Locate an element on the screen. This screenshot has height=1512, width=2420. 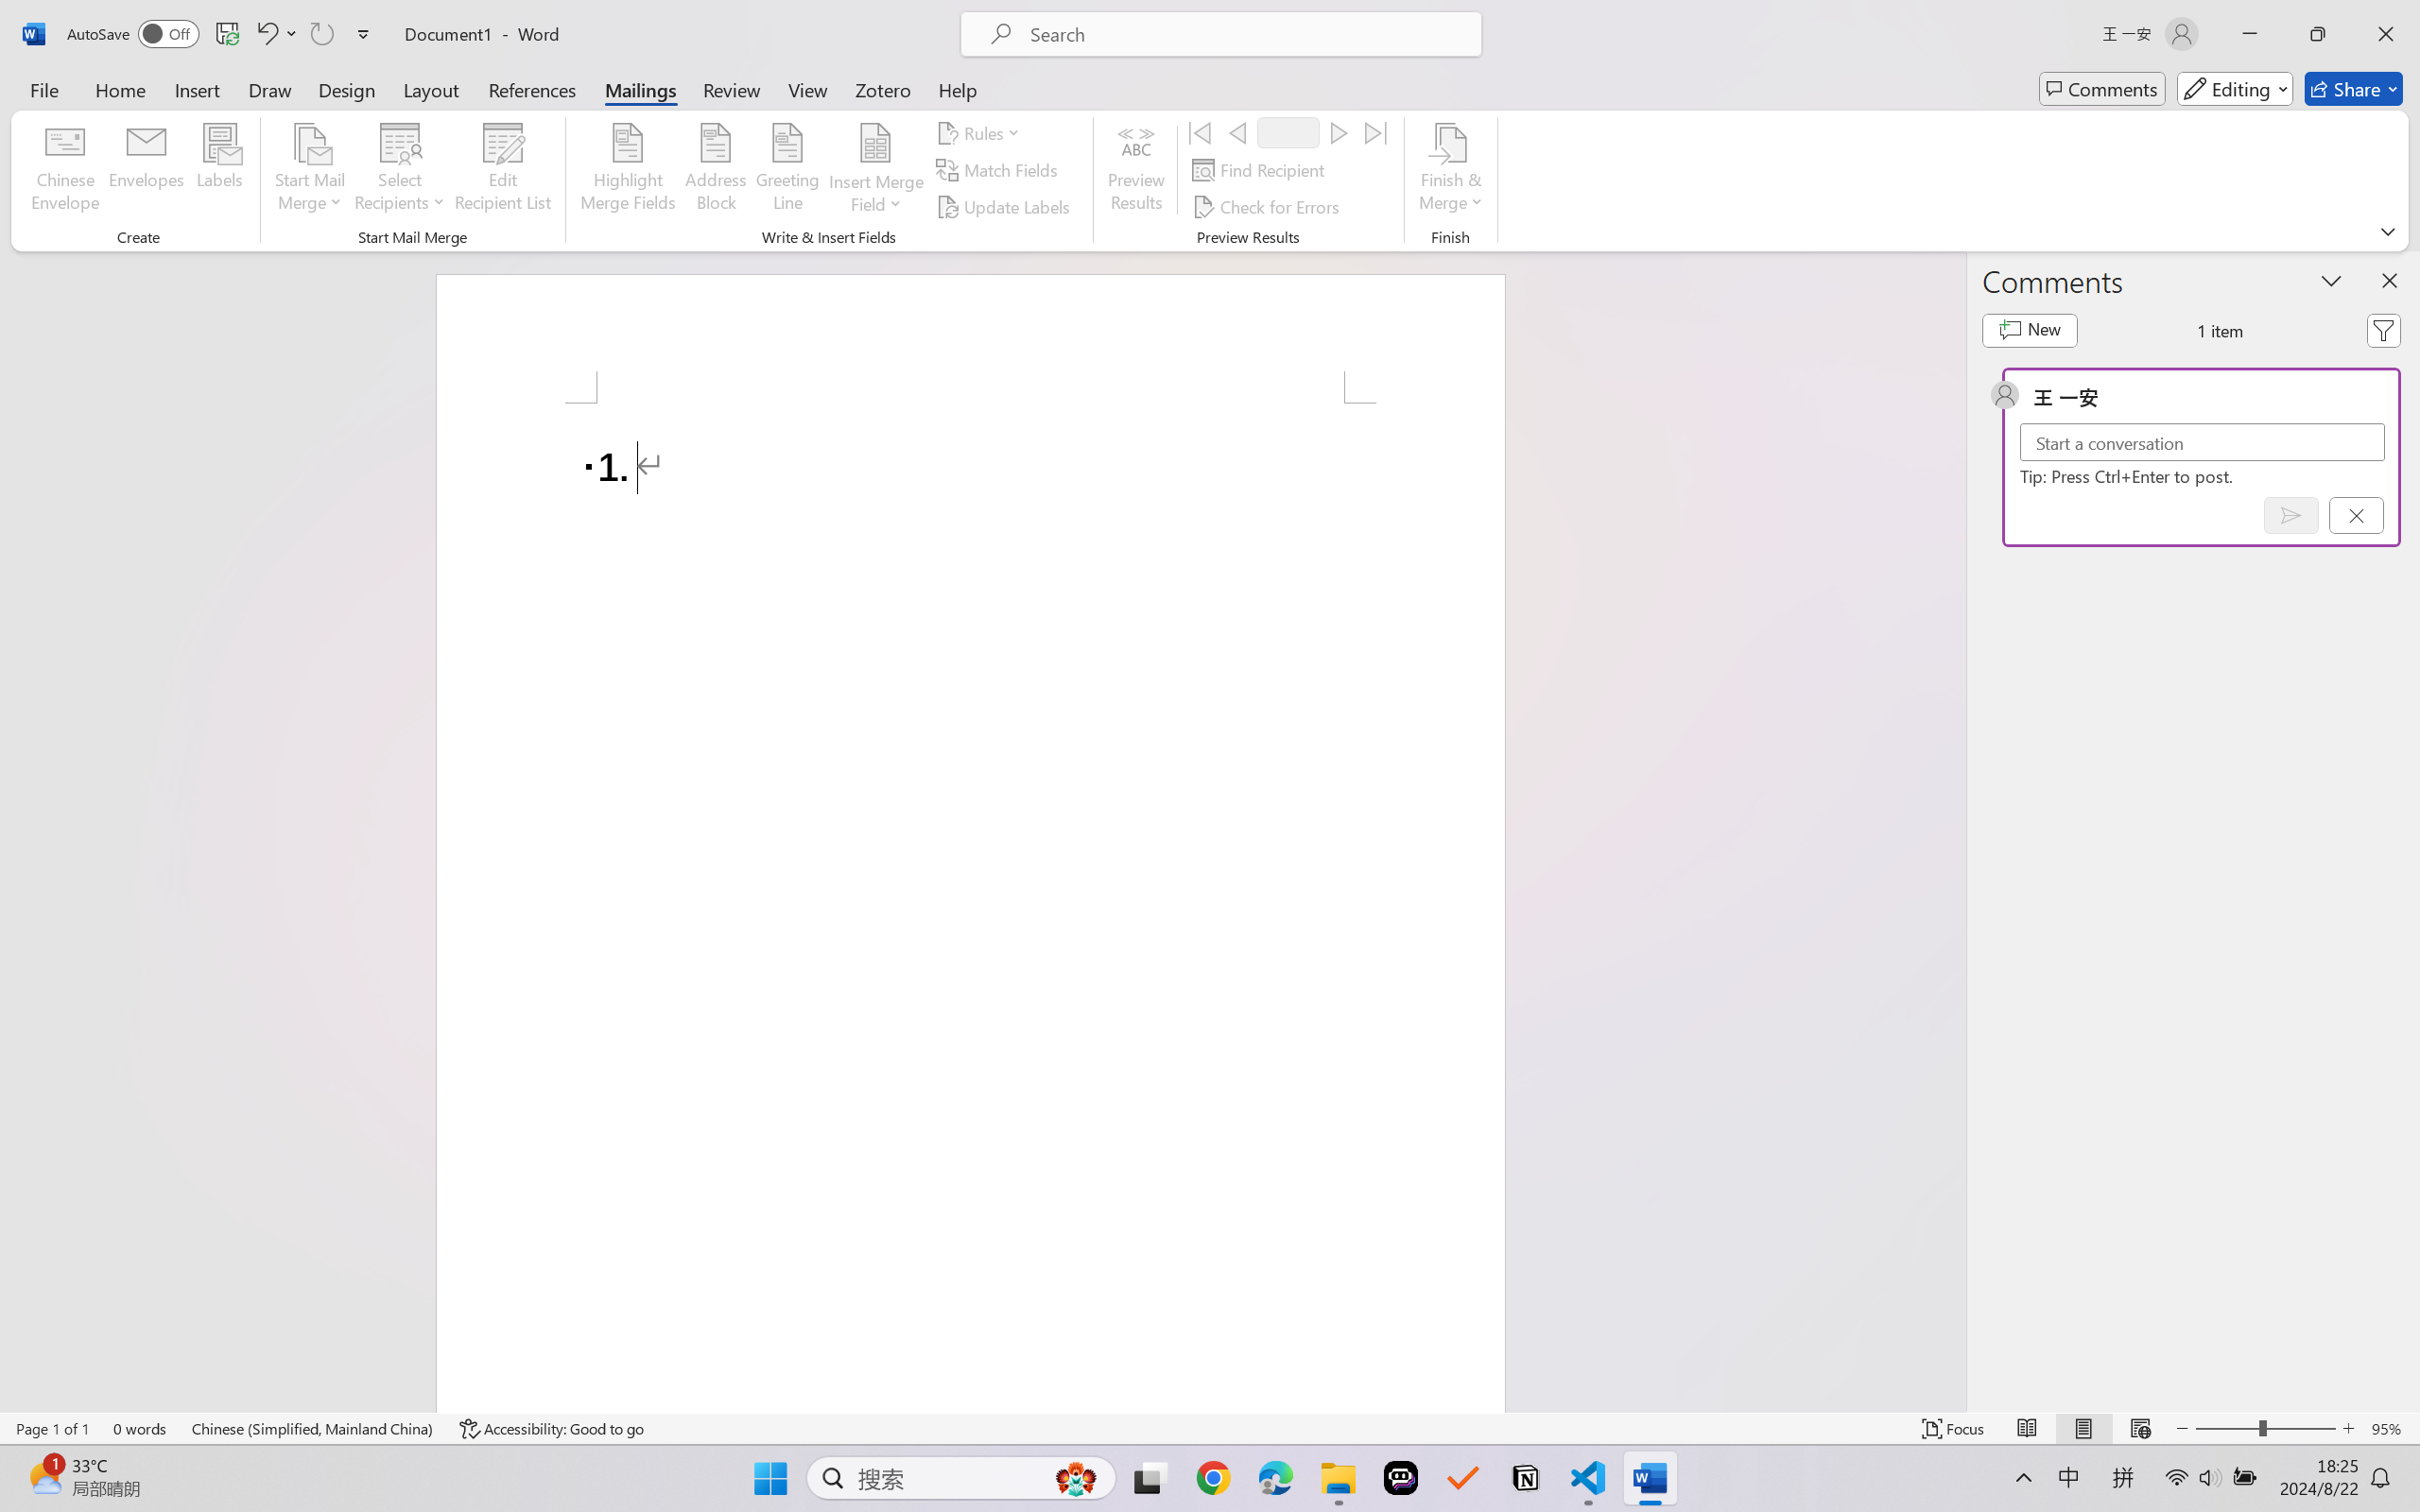
'Previous' is located at coordinates (1236, 131).